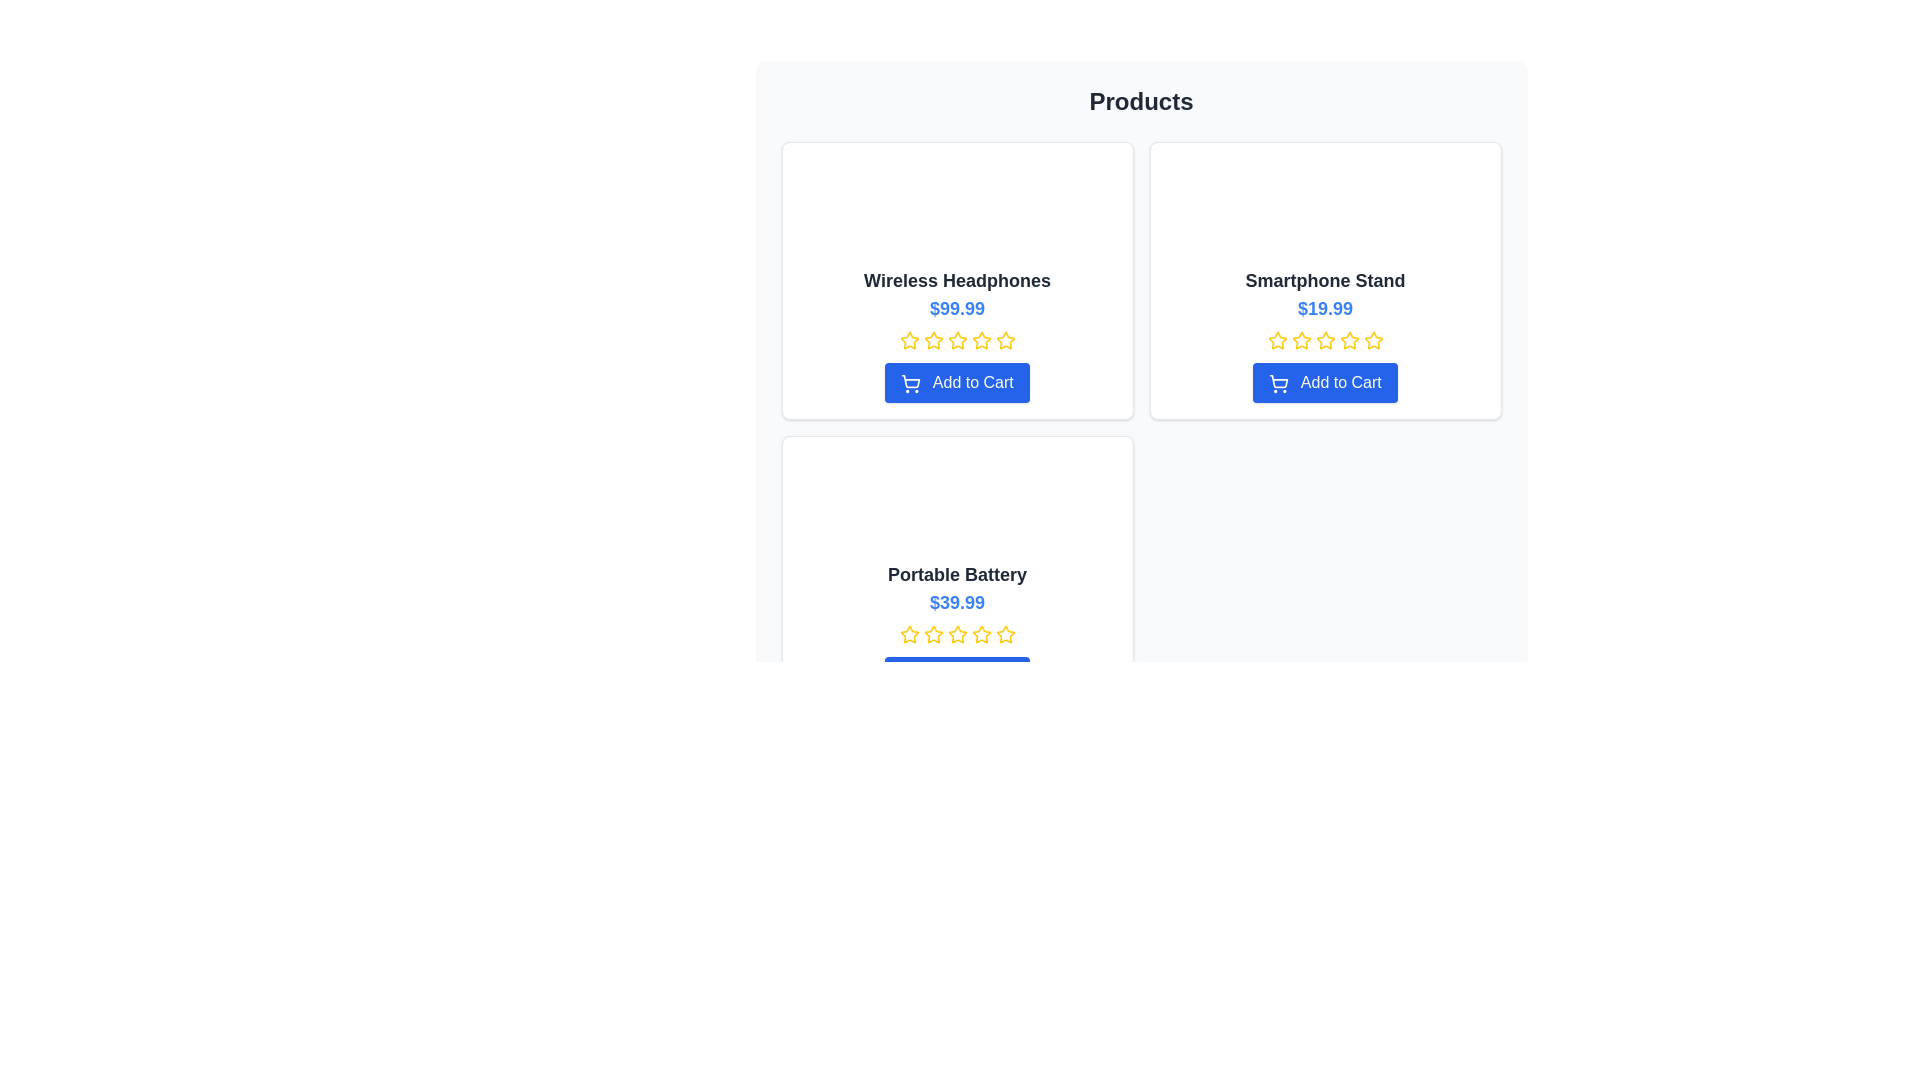 This screenshot has width=1920, height=1080. Describe the element at coordinates (956, 635) in the screenshot. I see `the third star in the interactive rating stars below the price of the 'Portable Battery' to give a rating` at that location.